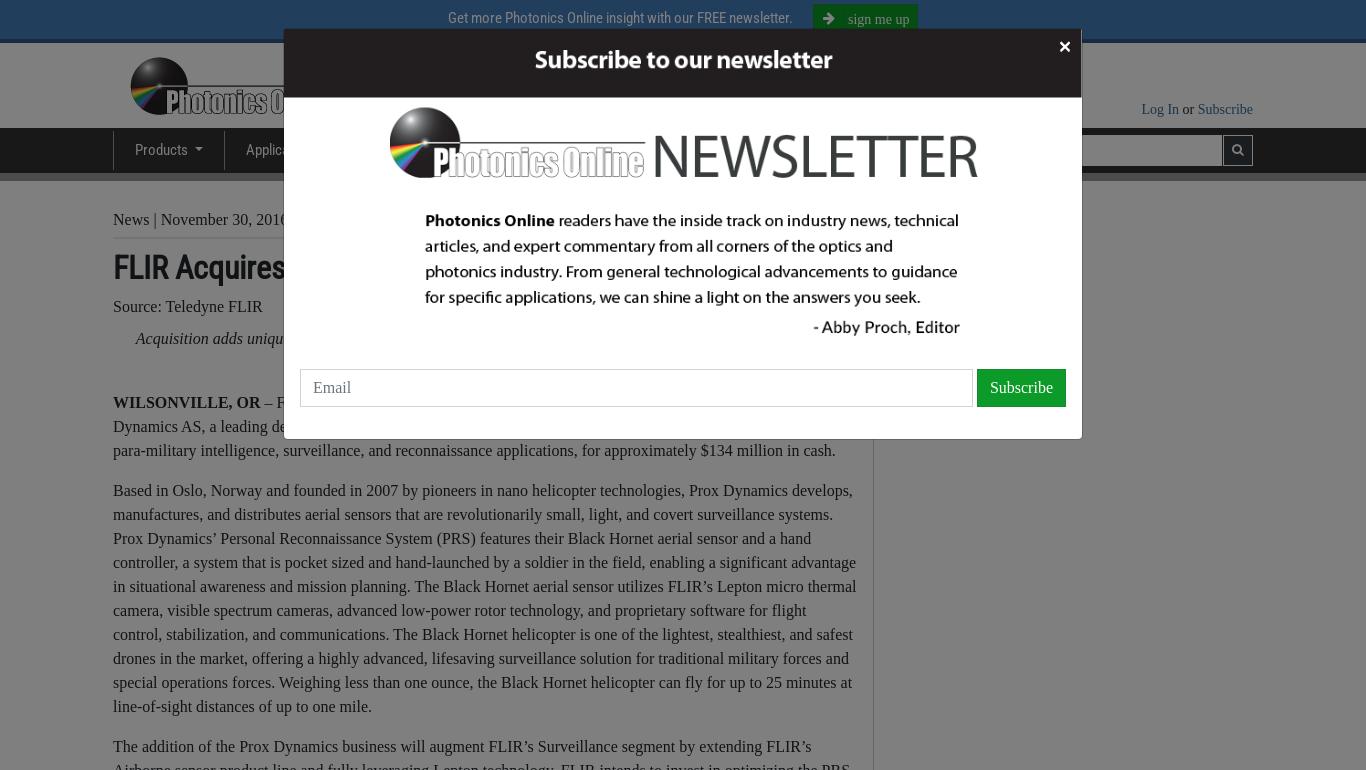  What do you see at coordinates (966, 218) in the screenshot?
I see `'Teledyne FLIR'` at bounding box center [966, 218].